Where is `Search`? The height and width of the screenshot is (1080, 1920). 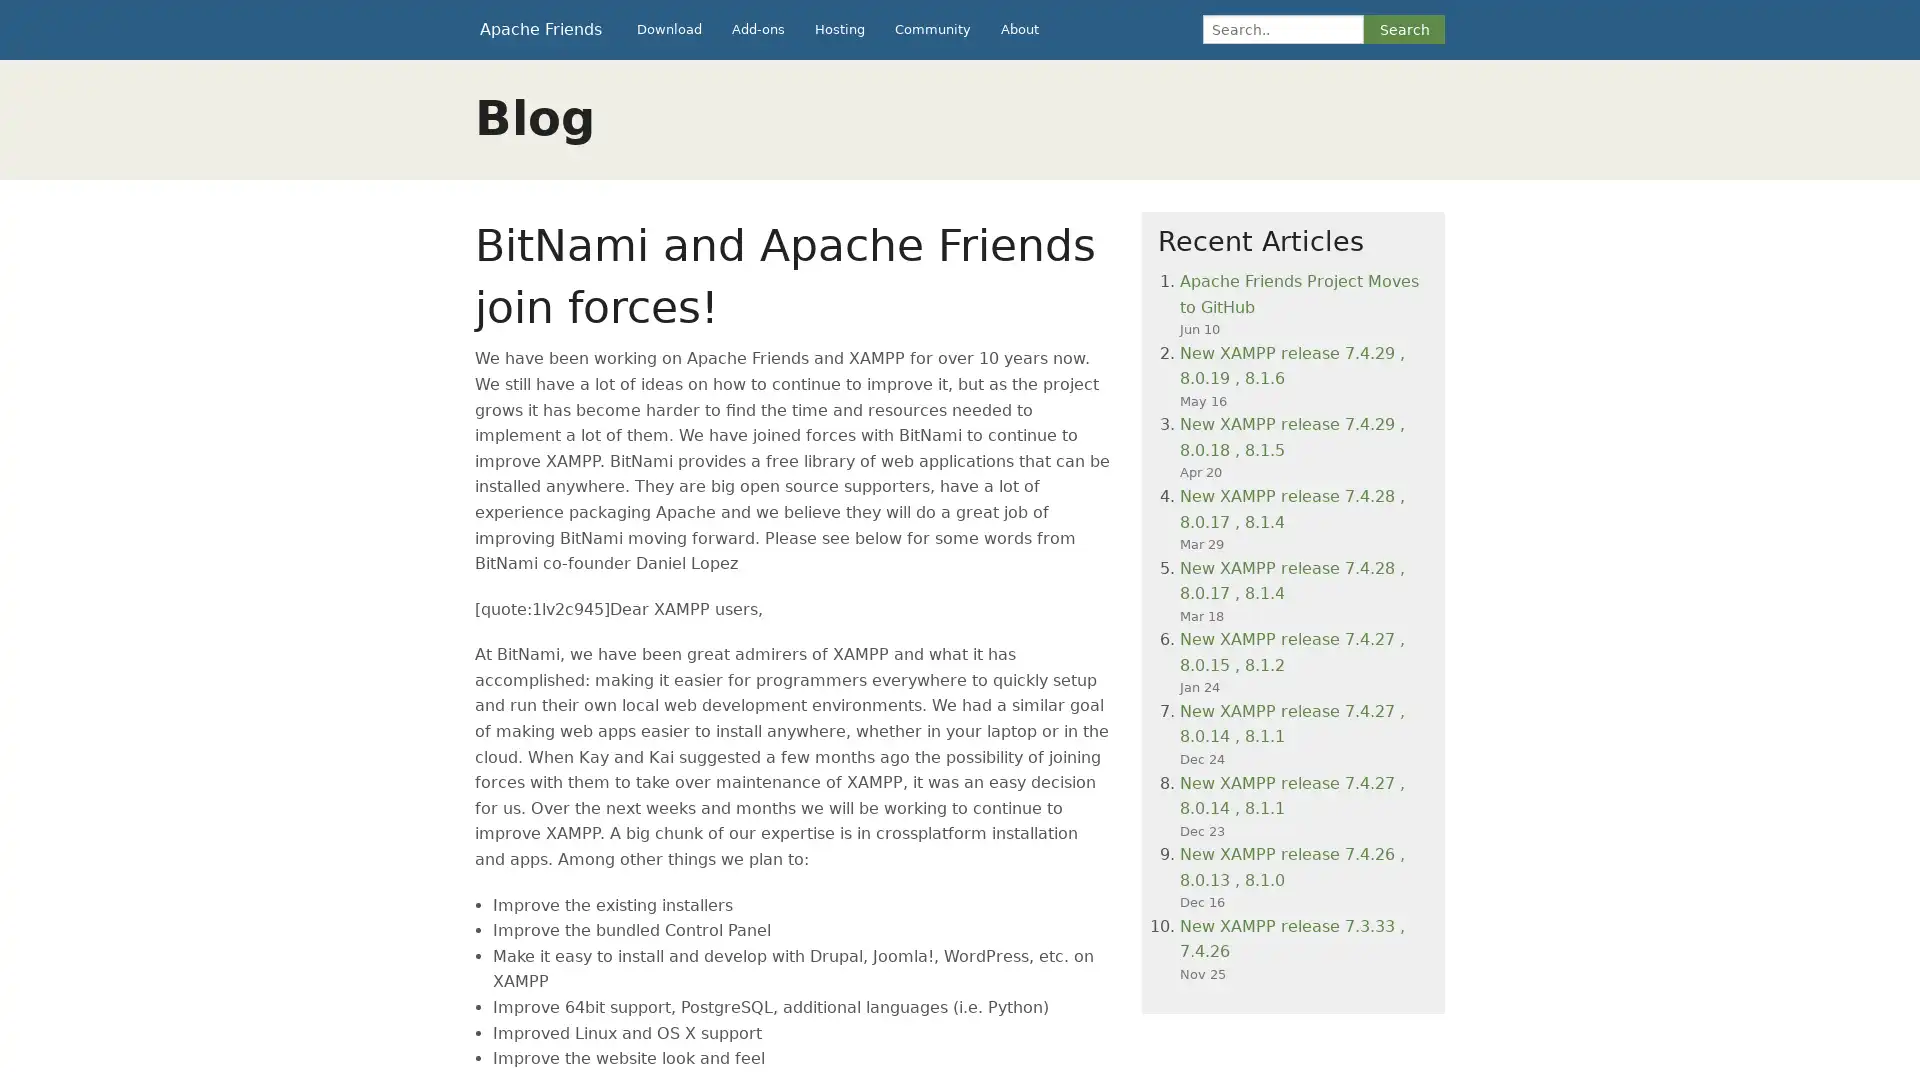
Search is located at coordinates (1403, 29).